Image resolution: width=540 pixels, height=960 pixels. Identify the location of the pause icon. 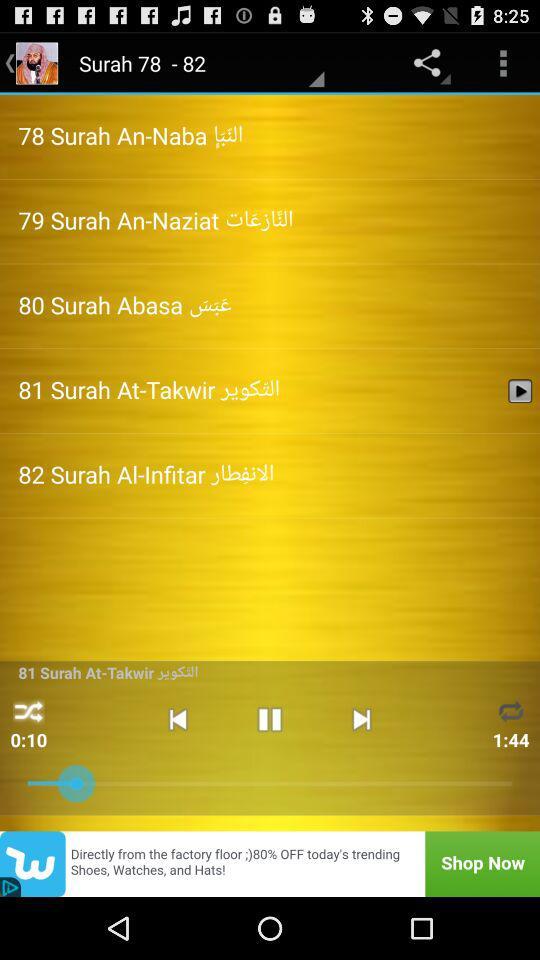
(269, 768).